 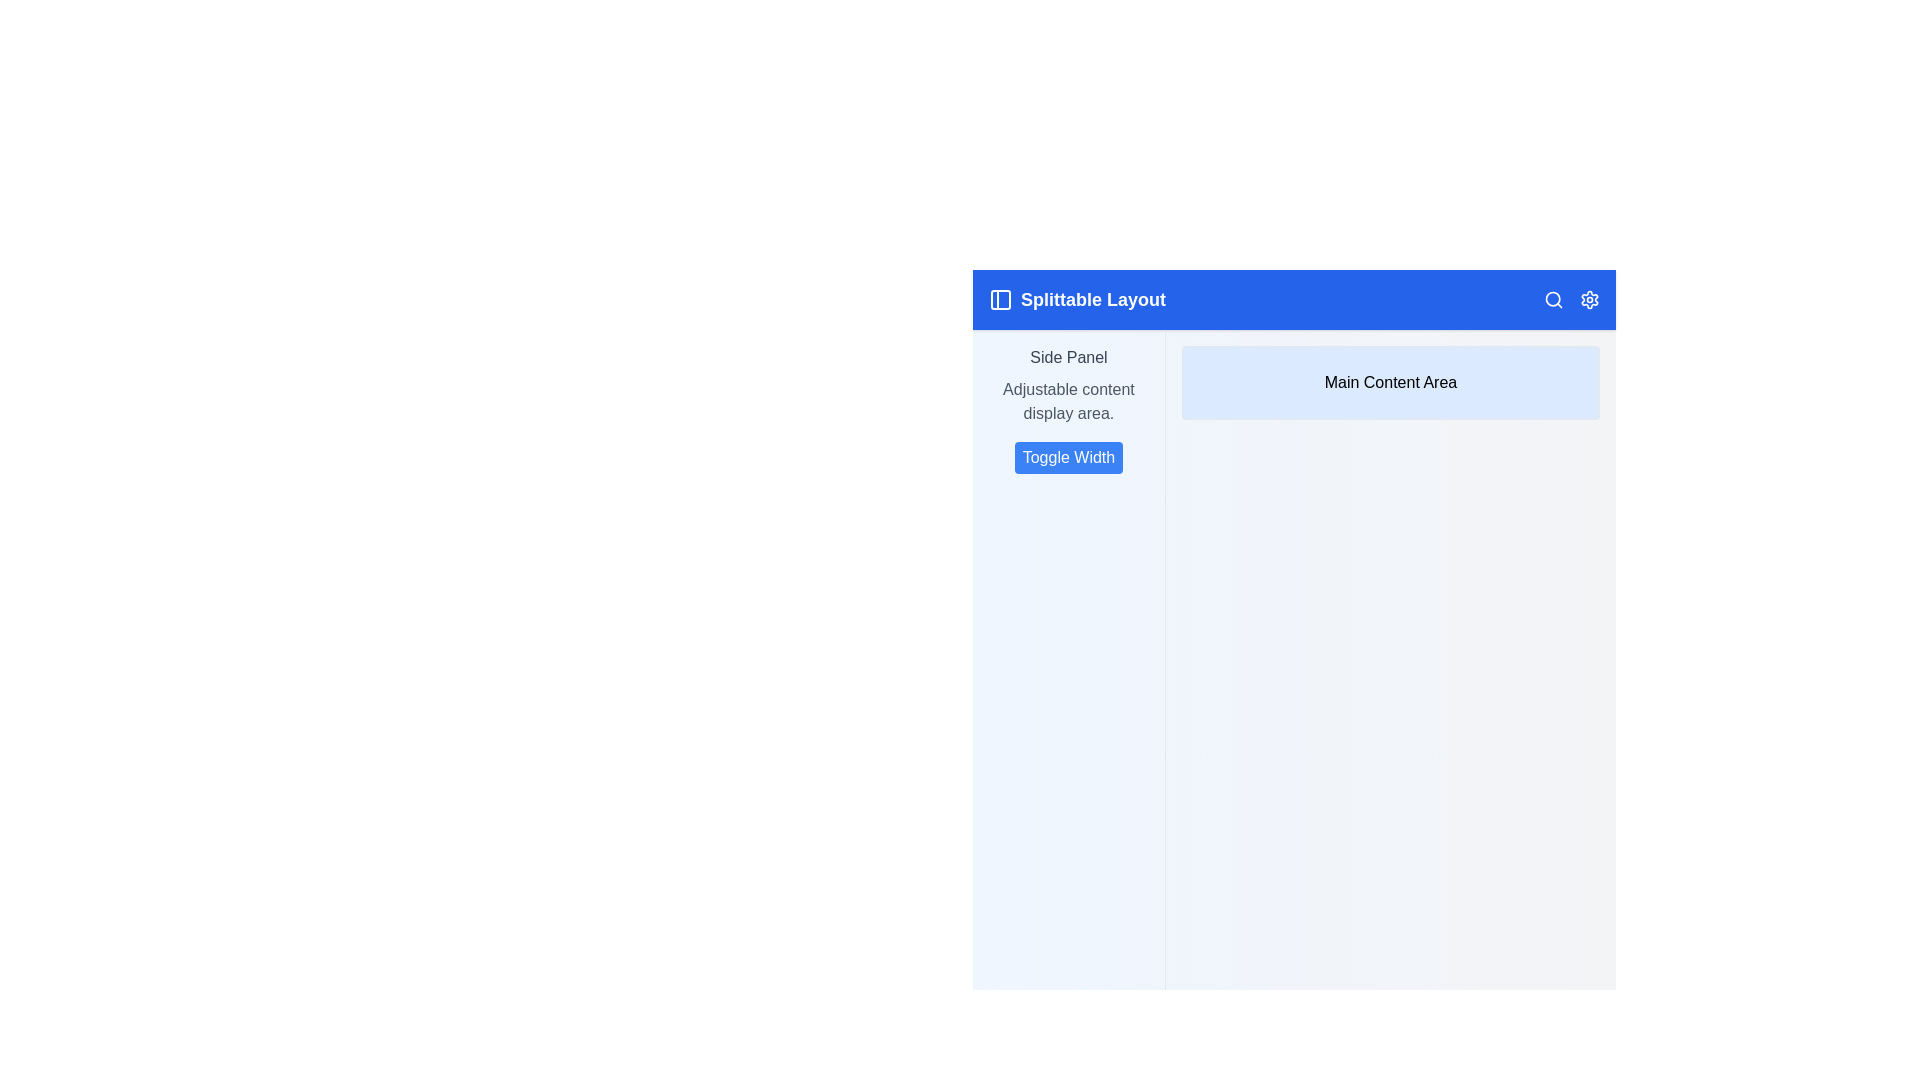 What do you see at coordinates (1092, 300) in the screenshot?
I see `header text located in the top horizontal blue bar, aligned towards the center left and adjacent to a graphical icon` at bounding box center [1092, 300].